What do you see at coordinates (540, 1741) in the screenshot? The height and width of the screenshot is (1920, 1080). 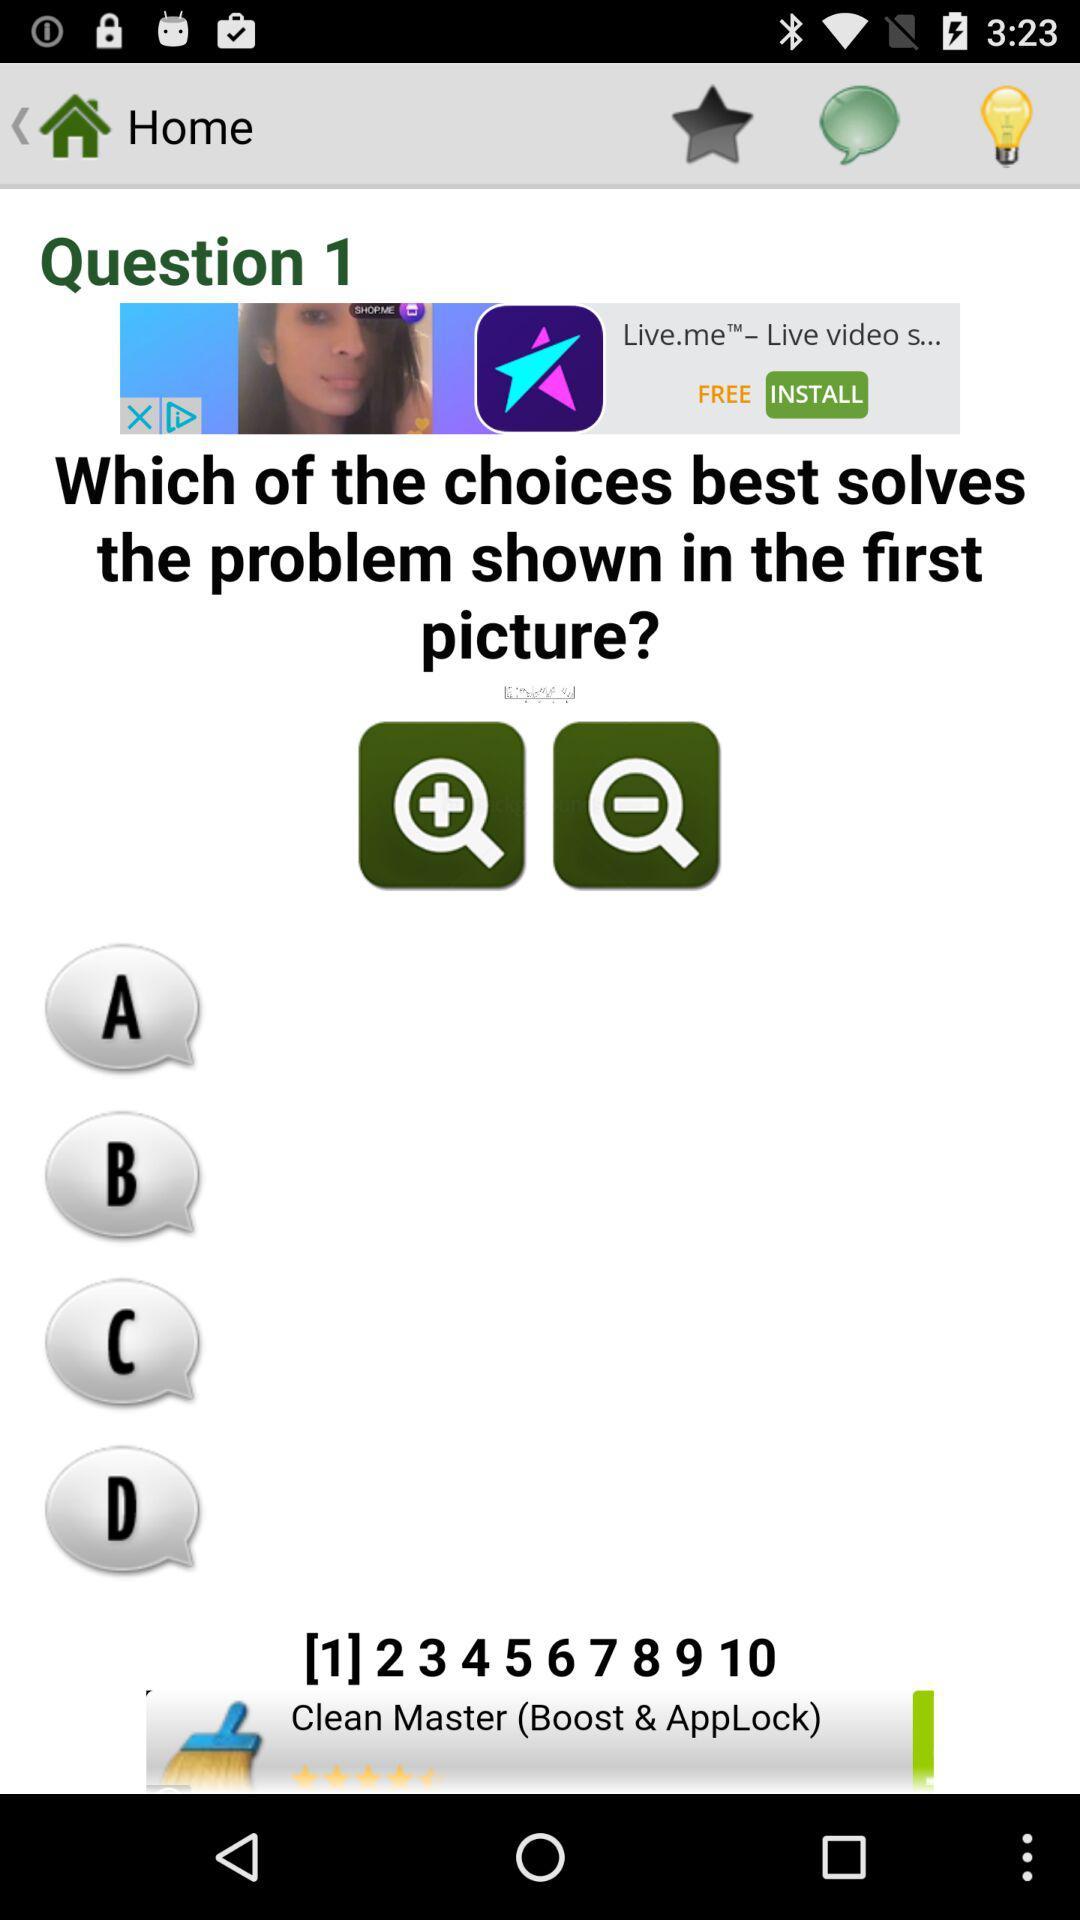 I see `install app` at bounding box center [540, 1741].